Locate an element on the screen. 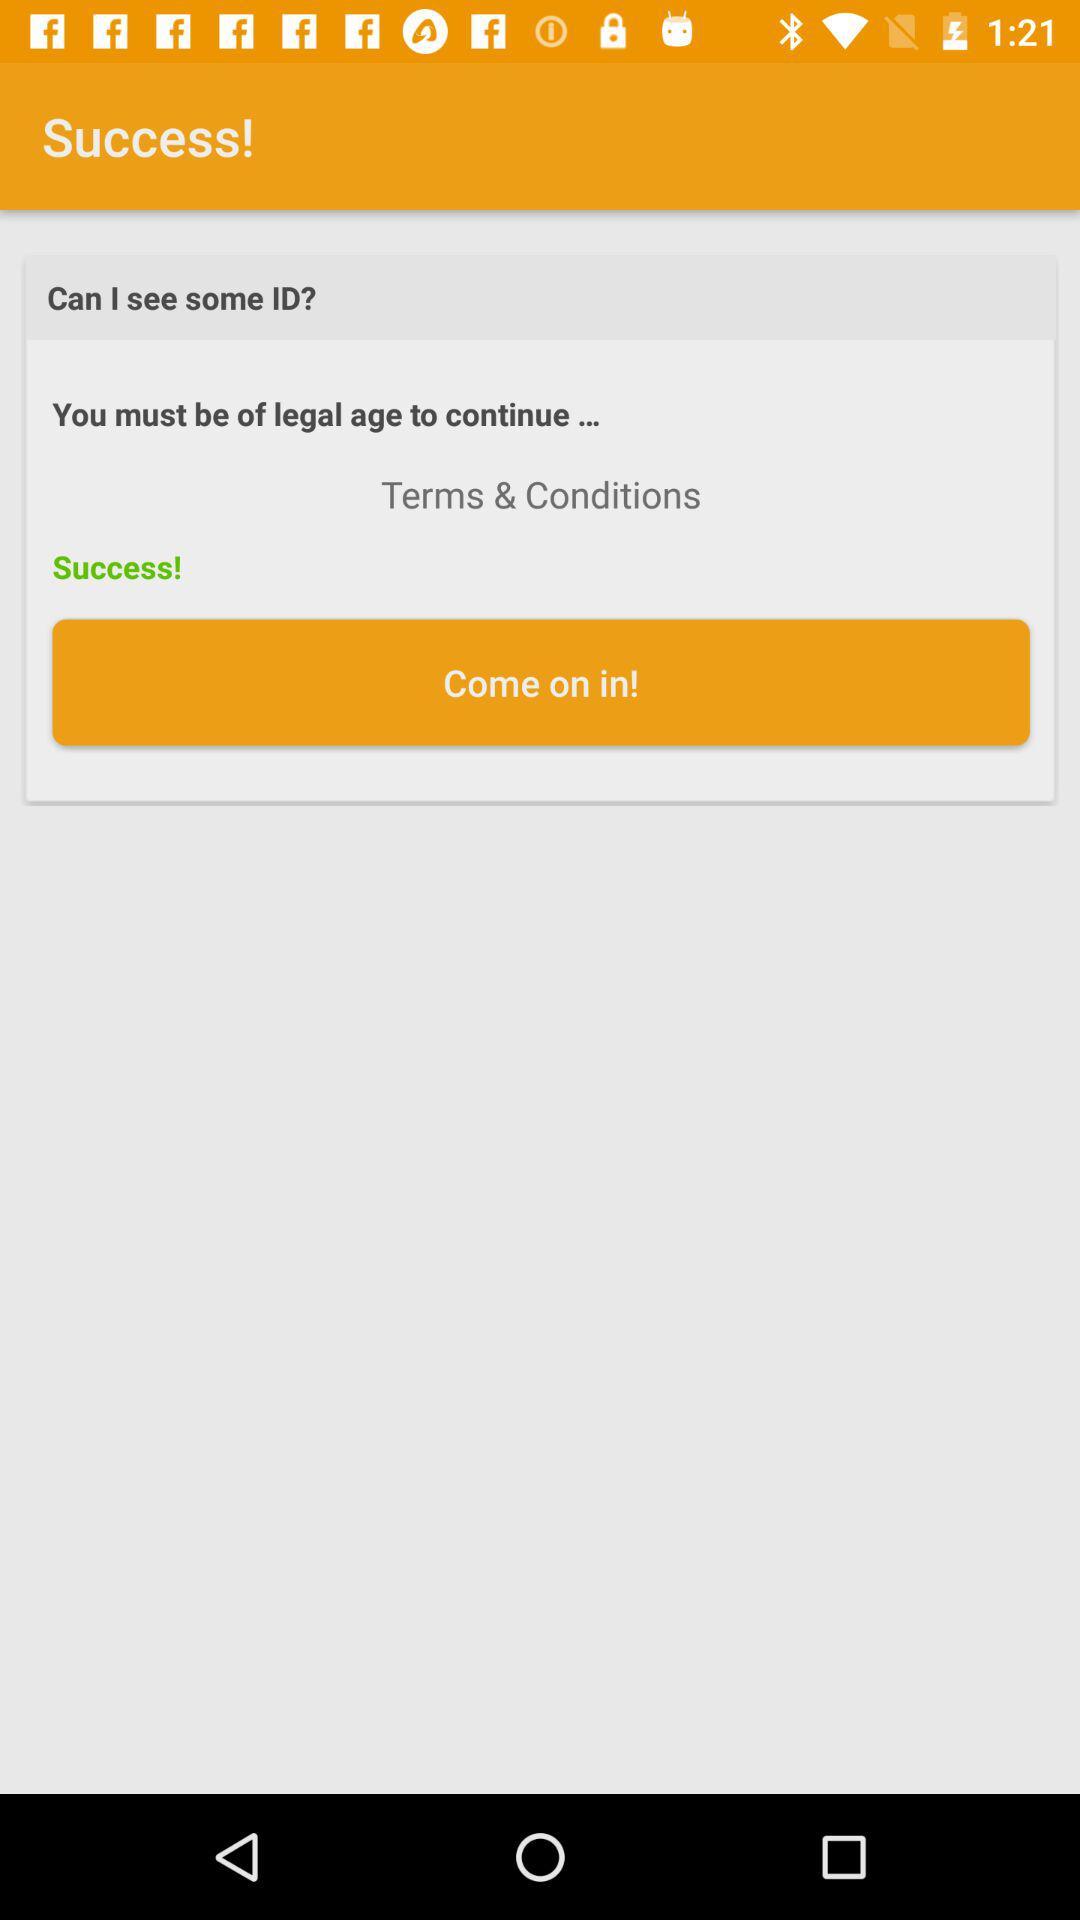 The image size is (1080, 1920). the item above the come on in! icon is located at coordinates (541, 494).